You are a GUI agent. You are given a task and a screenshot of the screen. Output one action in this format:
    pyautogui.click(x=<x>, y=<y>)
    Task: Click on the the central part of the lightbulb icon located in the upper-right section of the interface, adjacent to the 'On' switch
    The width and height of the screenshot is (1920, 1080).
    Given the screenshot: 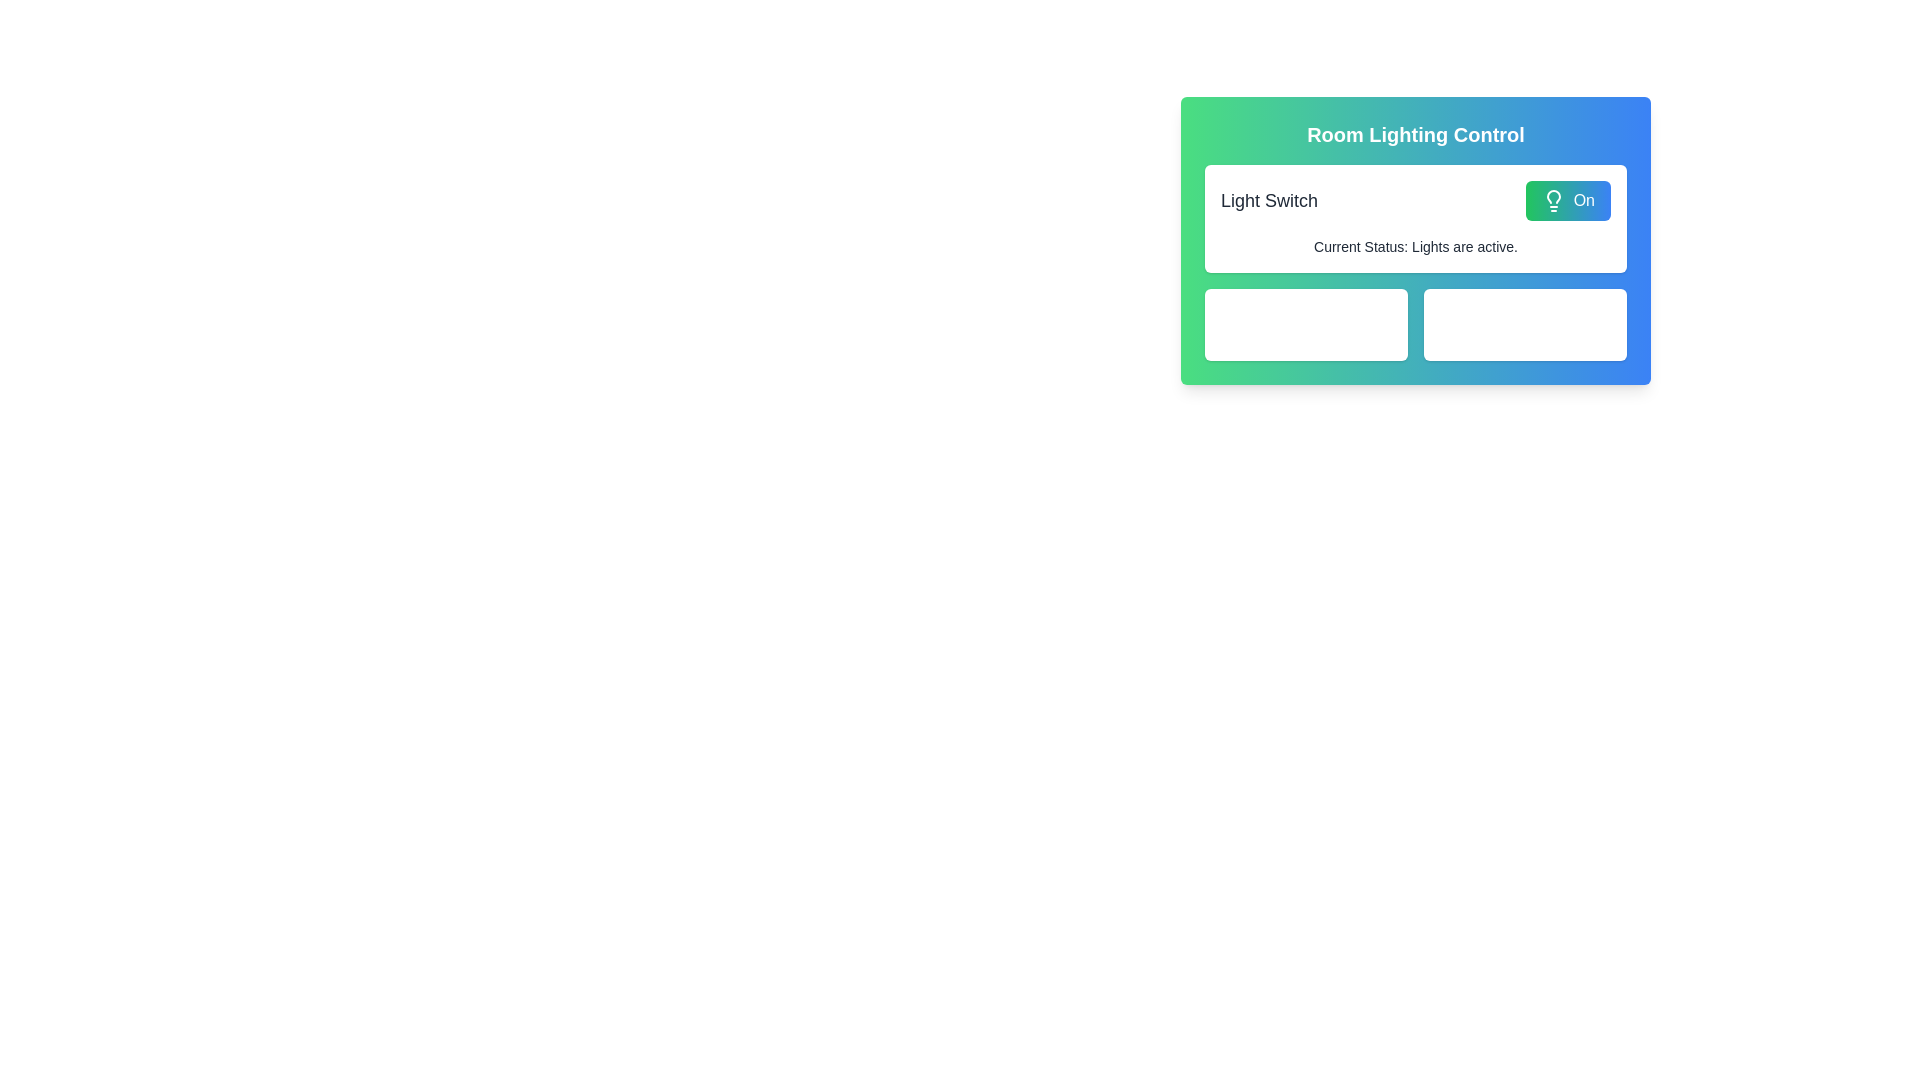 What is the action you would take?
    pyautogui.click(x=1552, y=196)
    